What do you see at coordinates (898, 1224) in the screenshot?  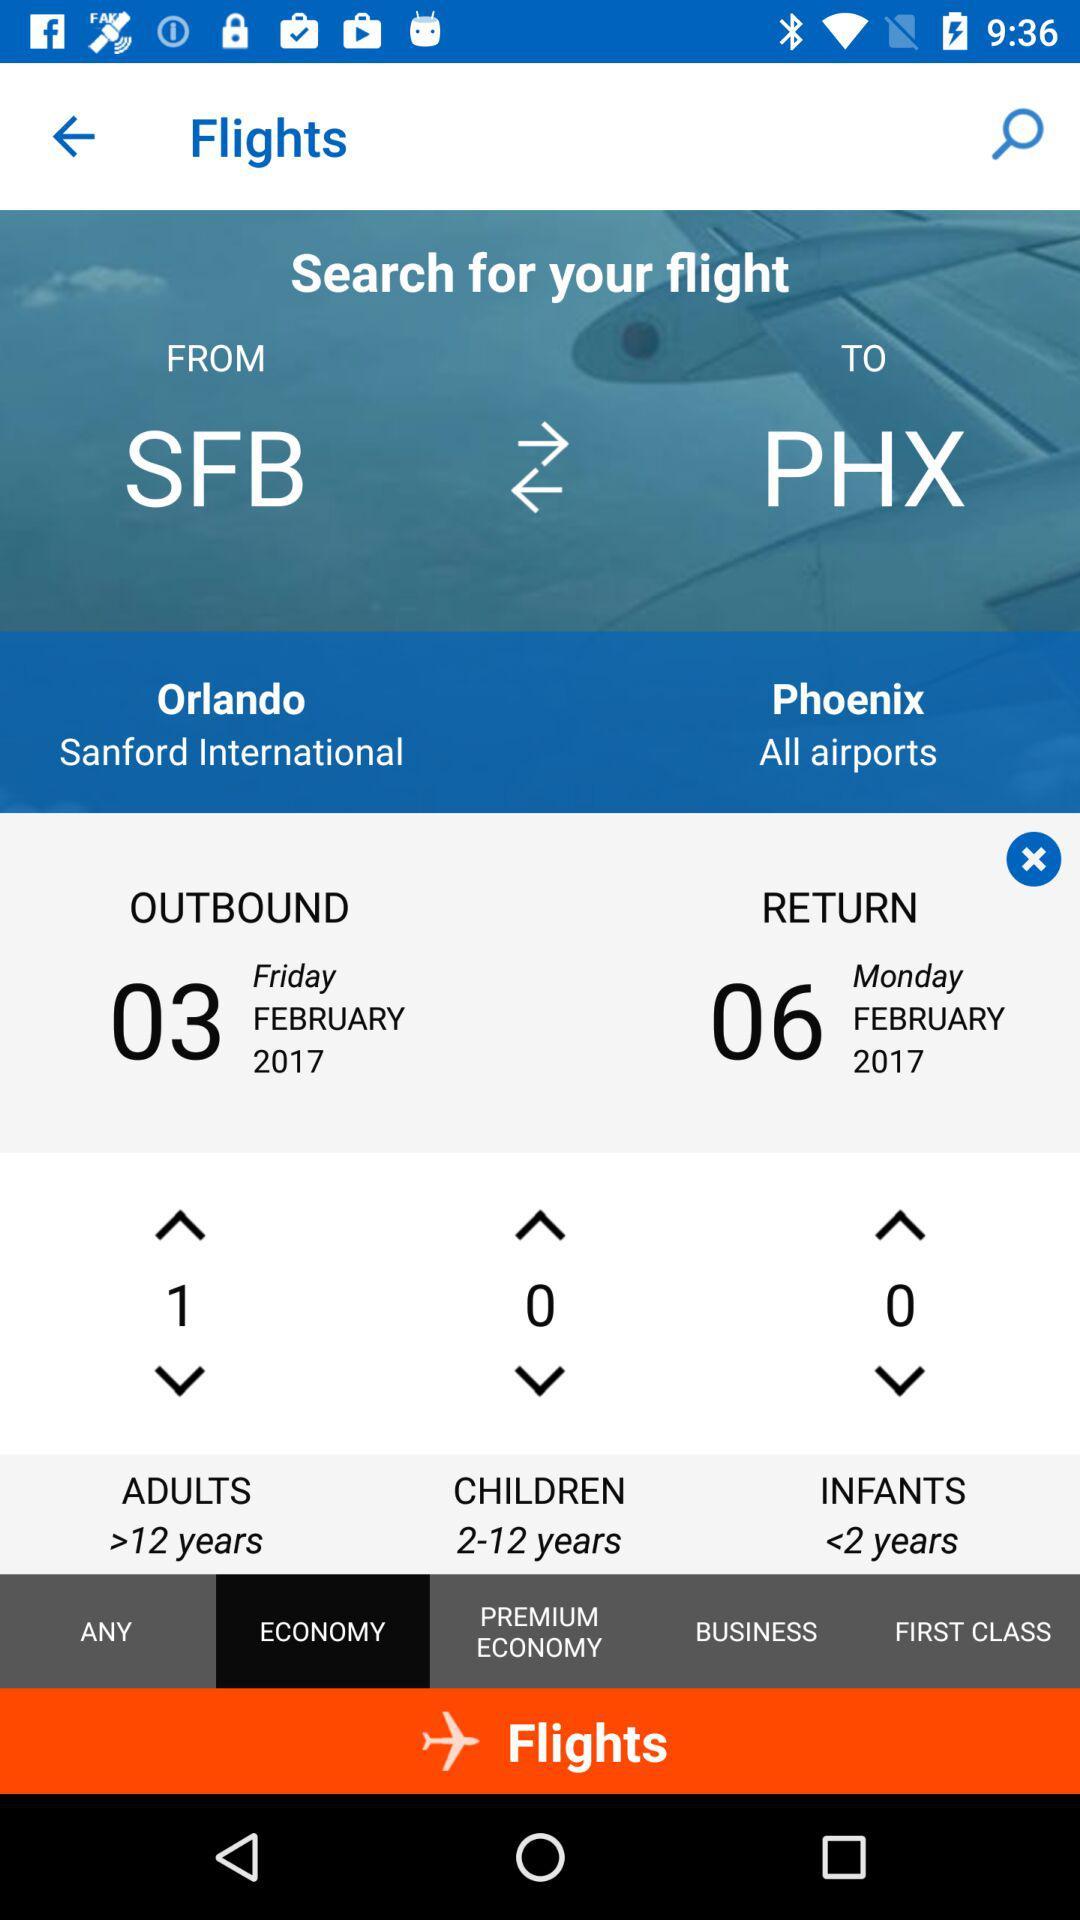 I see `one infant` at bounding box center [898, 1224].